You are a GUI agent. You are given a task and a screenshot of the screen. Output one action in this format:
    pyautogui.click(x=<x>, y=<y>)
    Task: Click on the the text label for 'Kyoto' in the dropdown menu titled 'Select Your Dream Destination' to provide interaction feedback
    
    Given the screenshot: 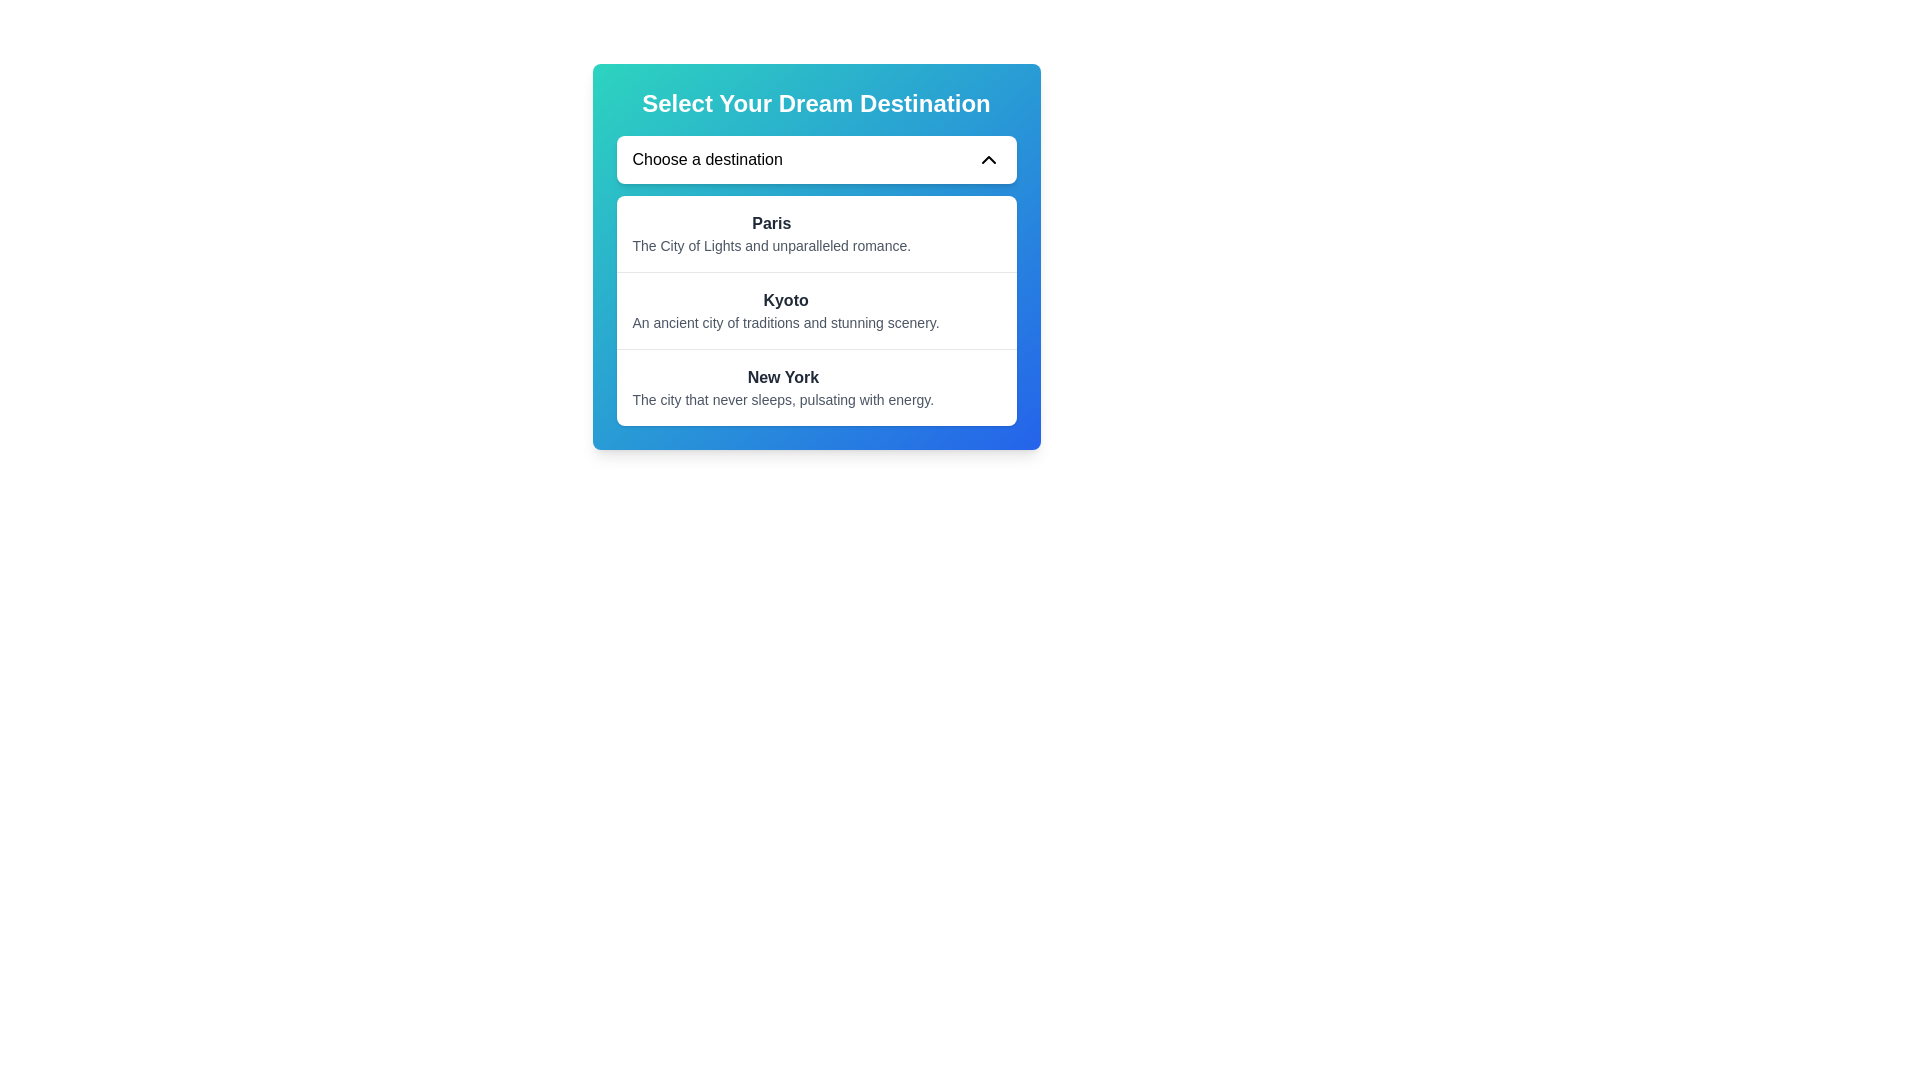 What is the action you would take?
    pyautogui.click(x=785, y=300)
    